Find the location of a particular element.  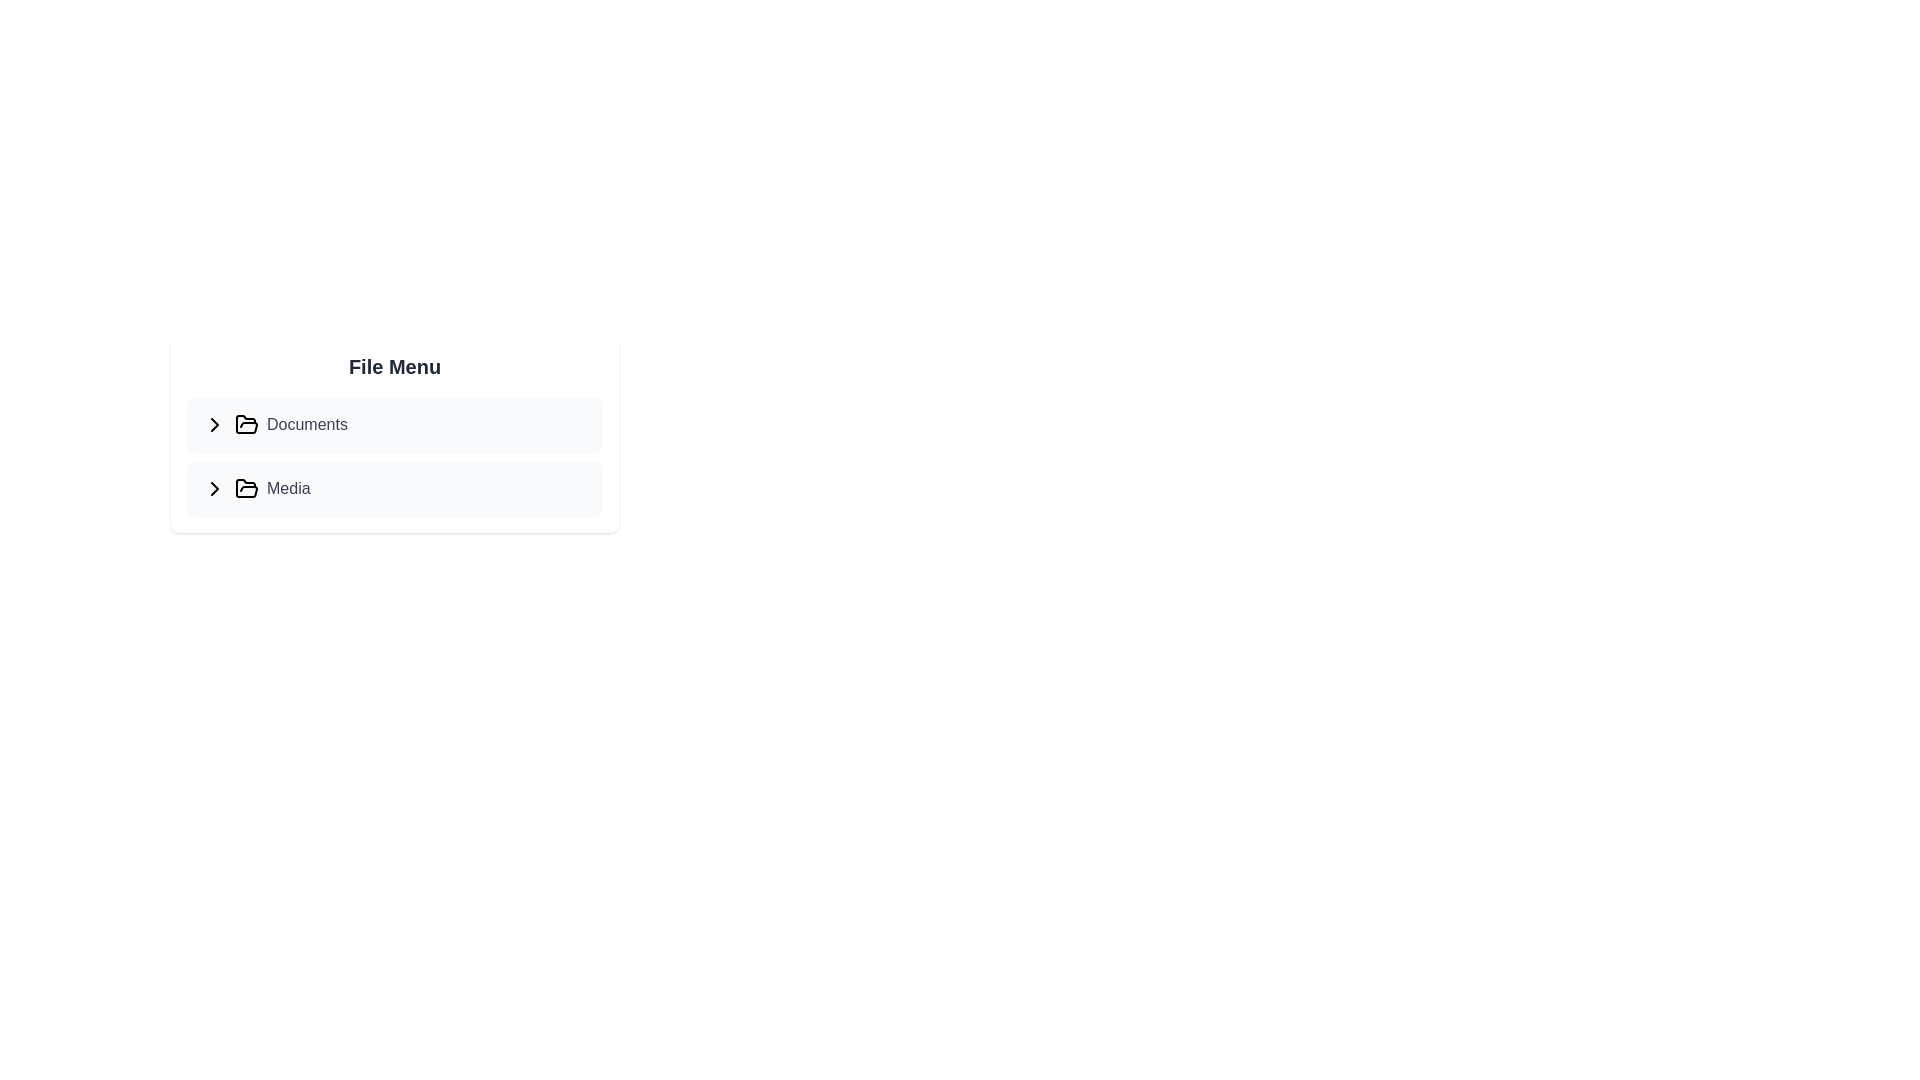

the first item in the file menu, which represents the 'Documents' directory is located at coordinates (394, 423).